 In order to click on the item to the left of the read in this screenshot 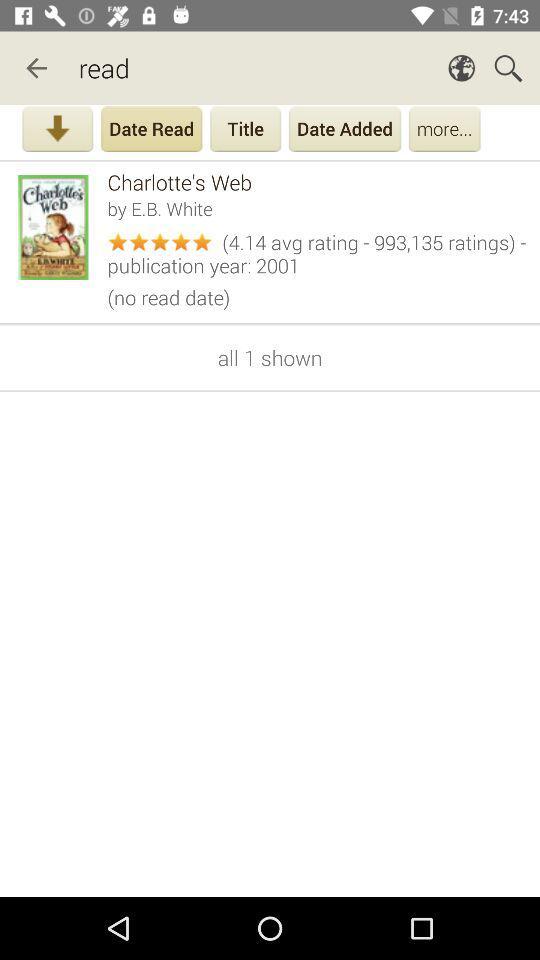, I will do `click(36, 68)`.